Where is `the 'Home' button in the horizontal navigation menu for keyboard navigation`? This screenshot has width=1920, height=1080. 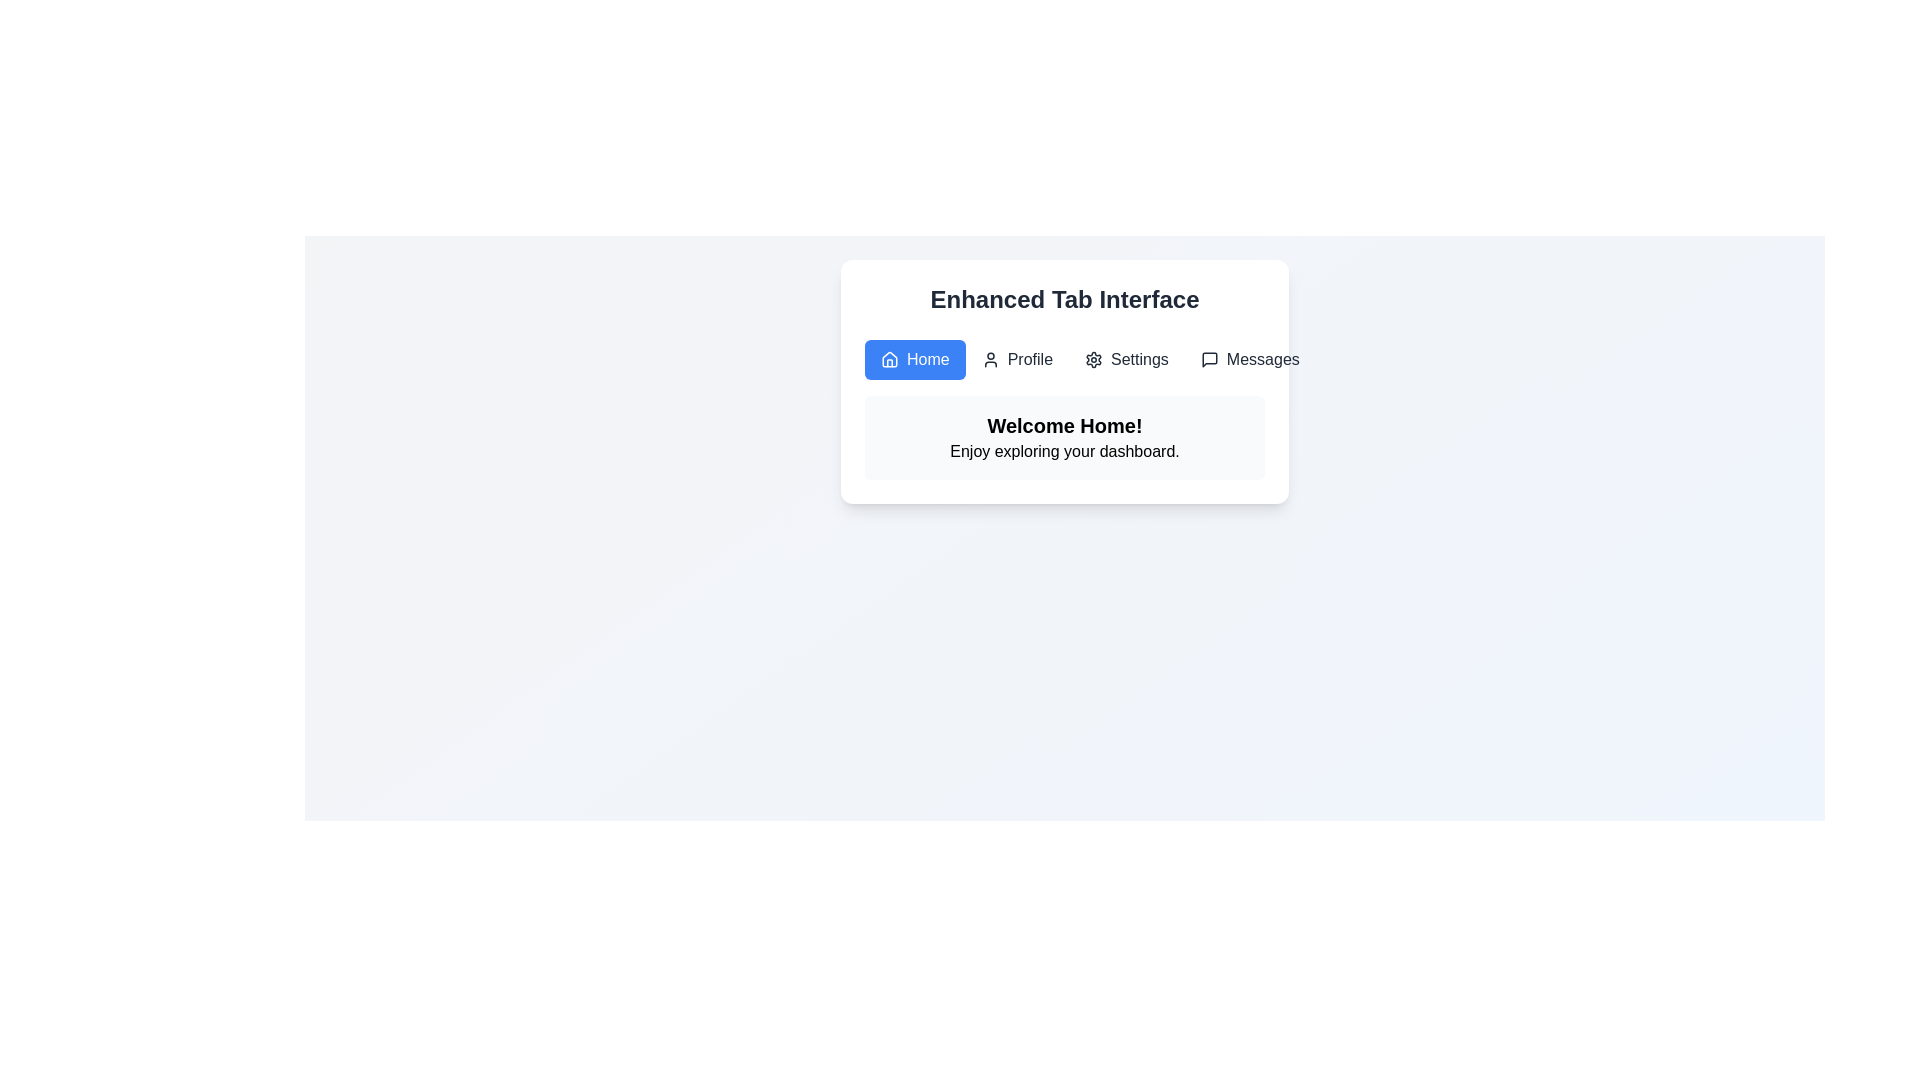
the 'Home' button in the horizontal navigation menu for keyboard navigation is located at coordinates (914, 358).